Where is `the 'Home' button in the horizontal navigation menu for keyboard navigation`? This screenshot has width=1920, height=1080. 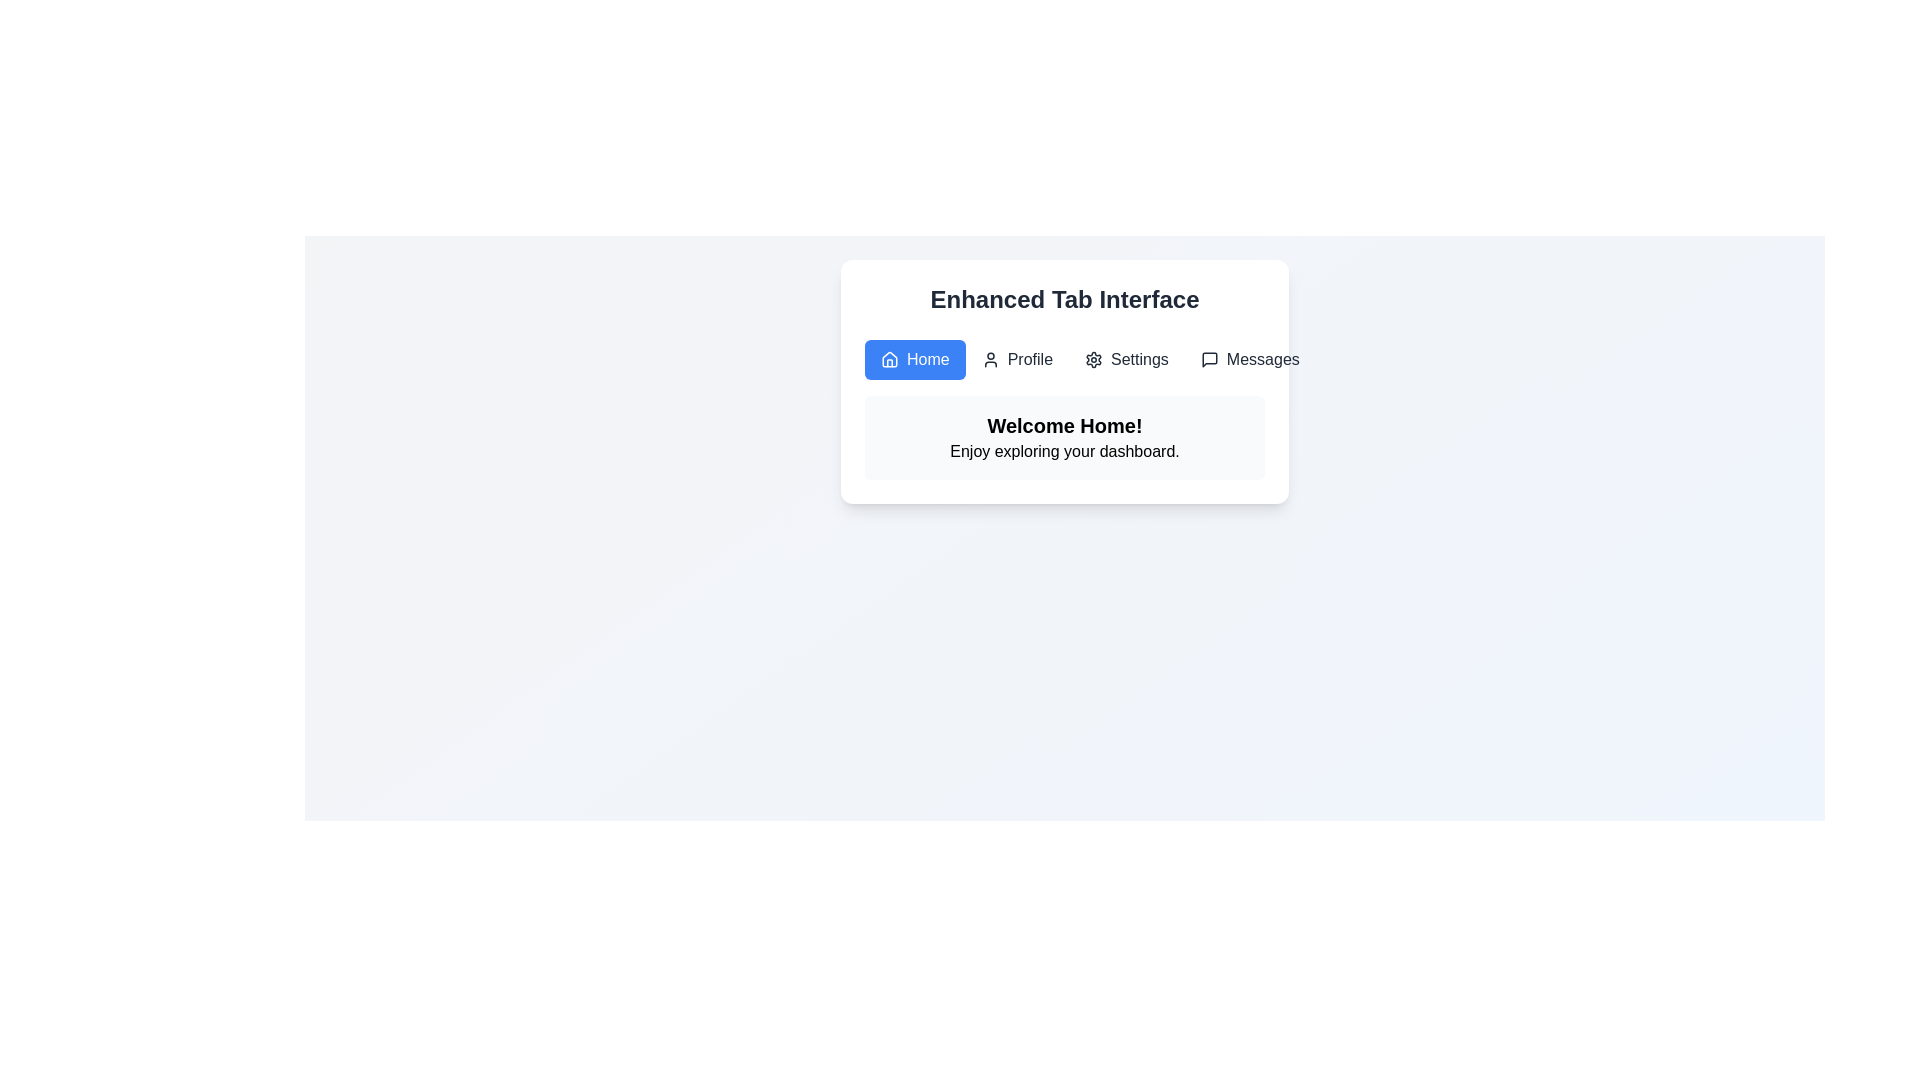
the 'Home' button in the horizontal navigation menu for keyboard navigation is located at coordinates (914, 358).